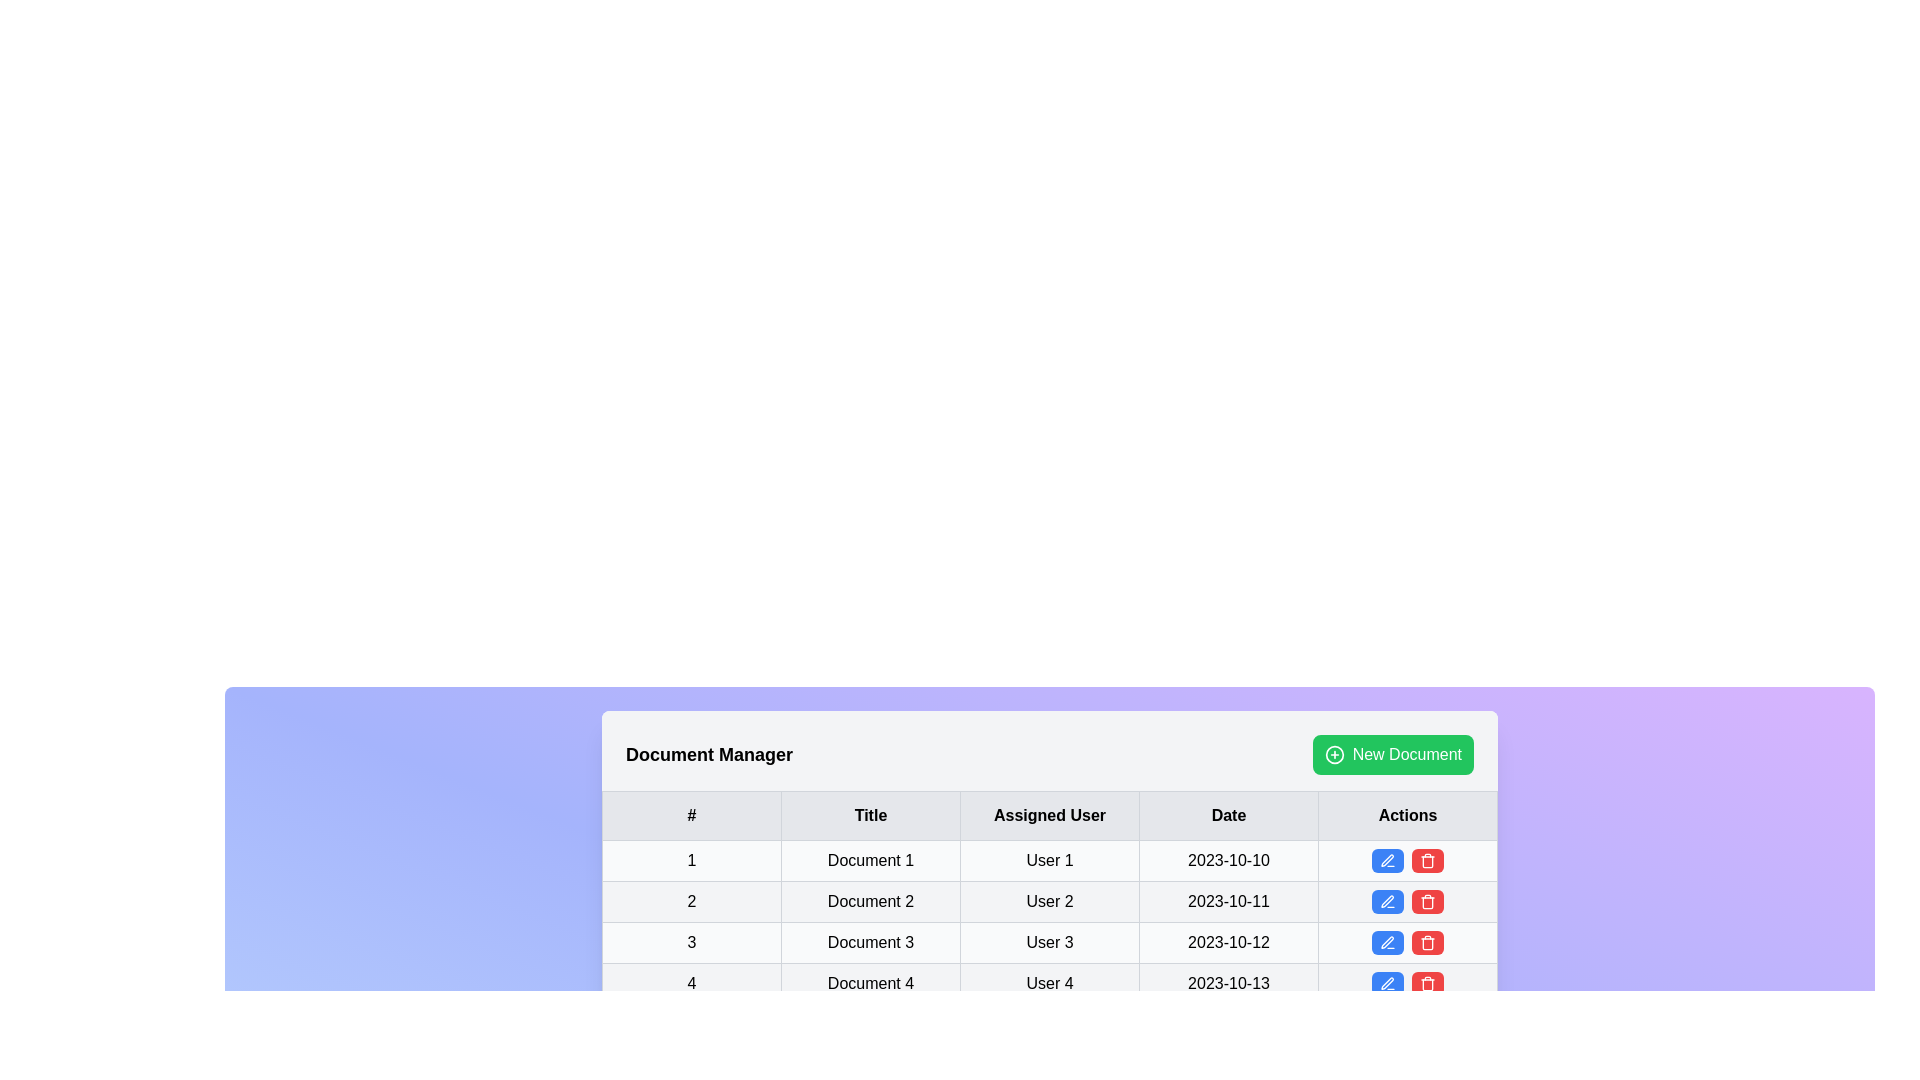 The width and height of the screenshot is (1920, 1080). Describe the element at coordinates (1386, 859) in the screenshot. I see `the blue pen icon in the first row of the 'Actions' column` at that location.